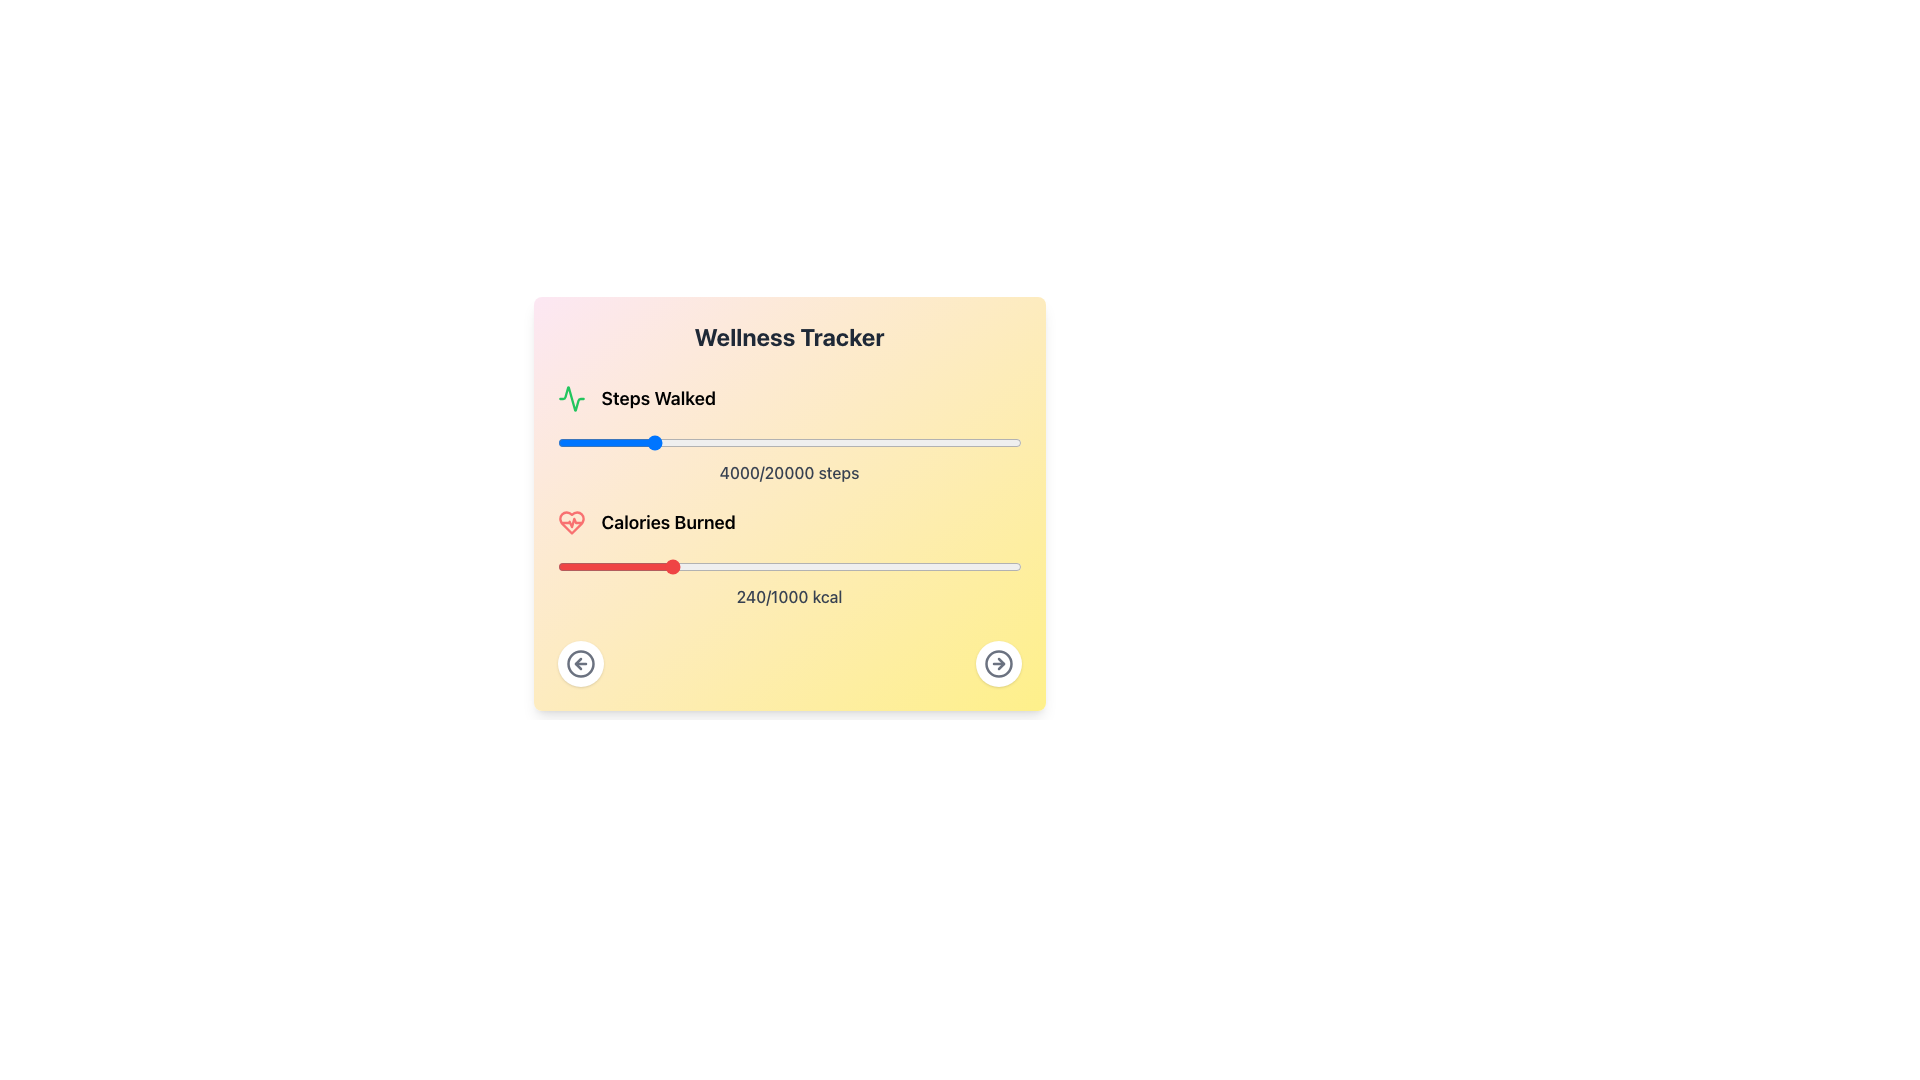 The height and width of the screenshot is (1080, 1920). What do you see at coordinates (1019, 442) in the screenshot?
I see `the steps walked` at bounding box center [1019, 442].